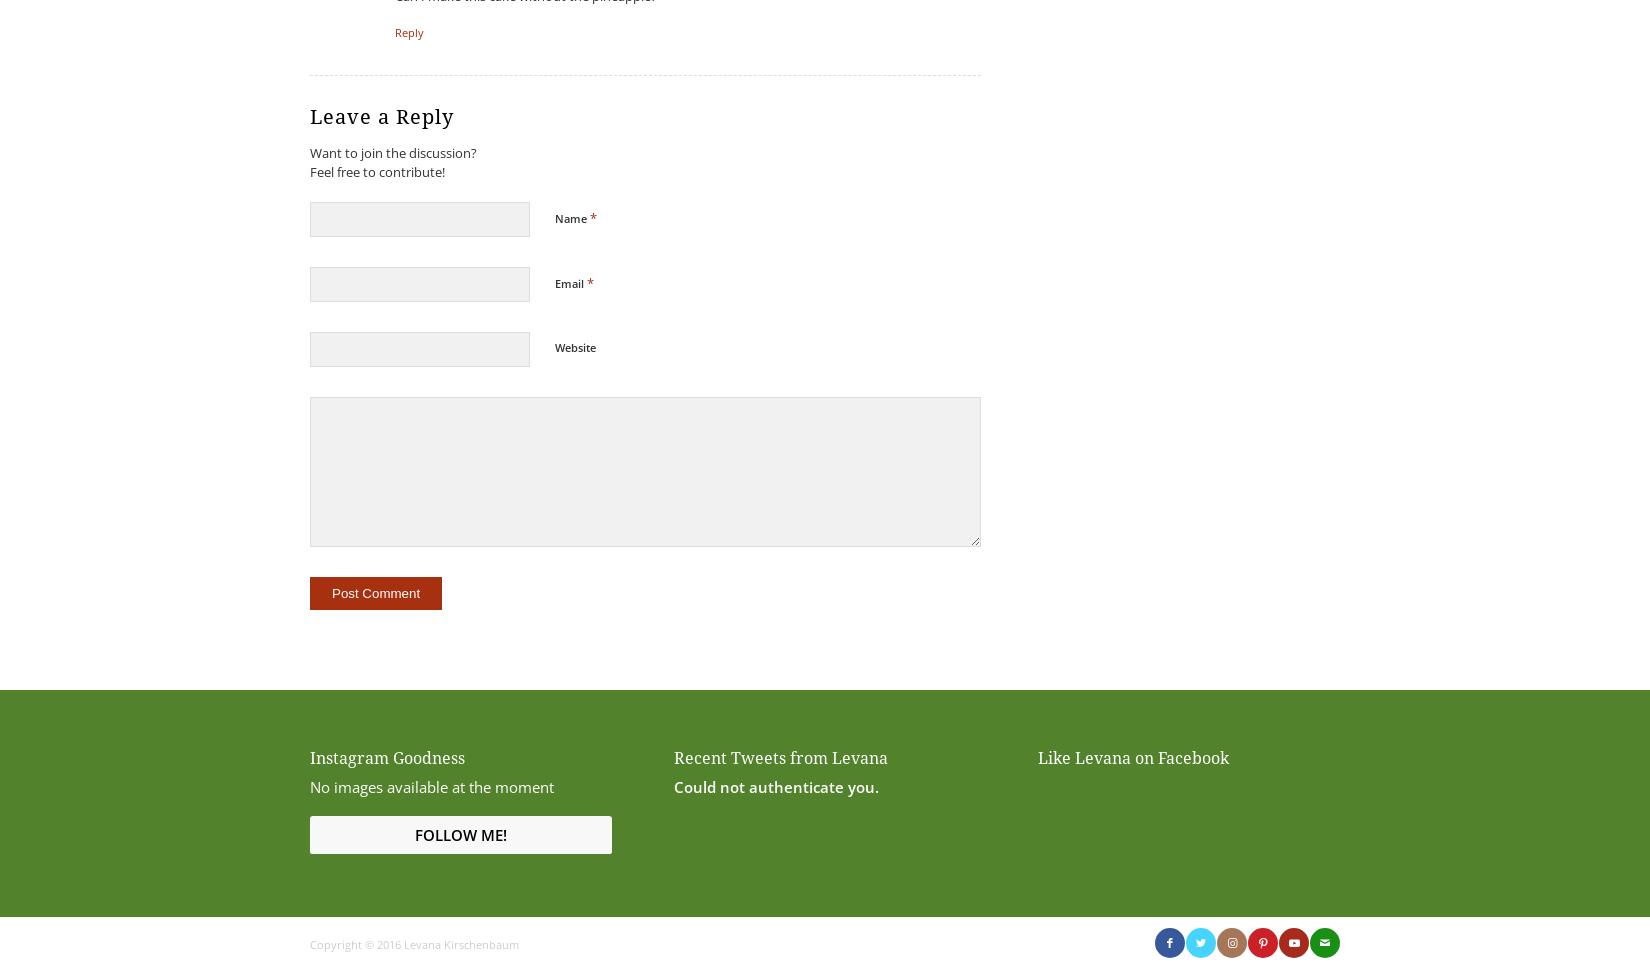 This screenshot has width=1650, height=972. I want to click on 'Reply', so click(409, 32).